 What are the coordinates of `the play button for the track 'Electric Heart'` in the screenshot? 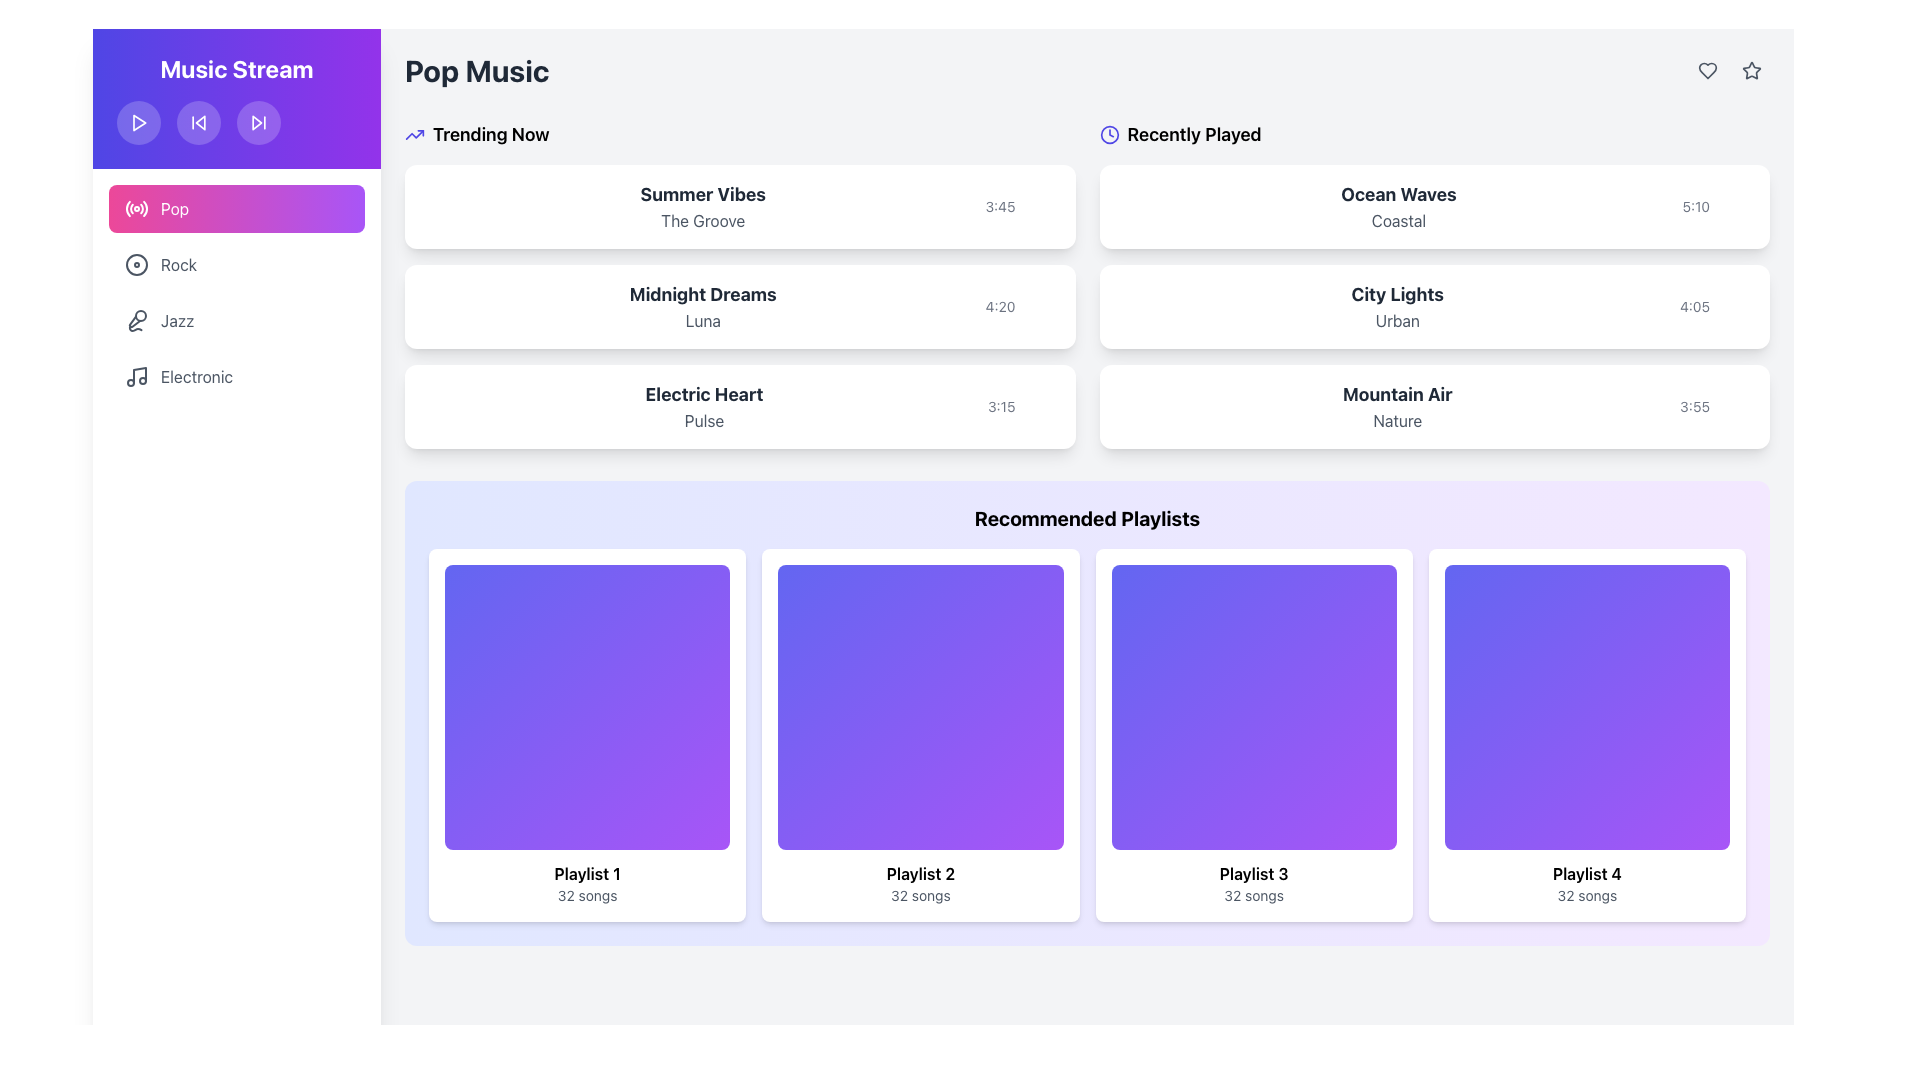 It's located at (1042, 406).